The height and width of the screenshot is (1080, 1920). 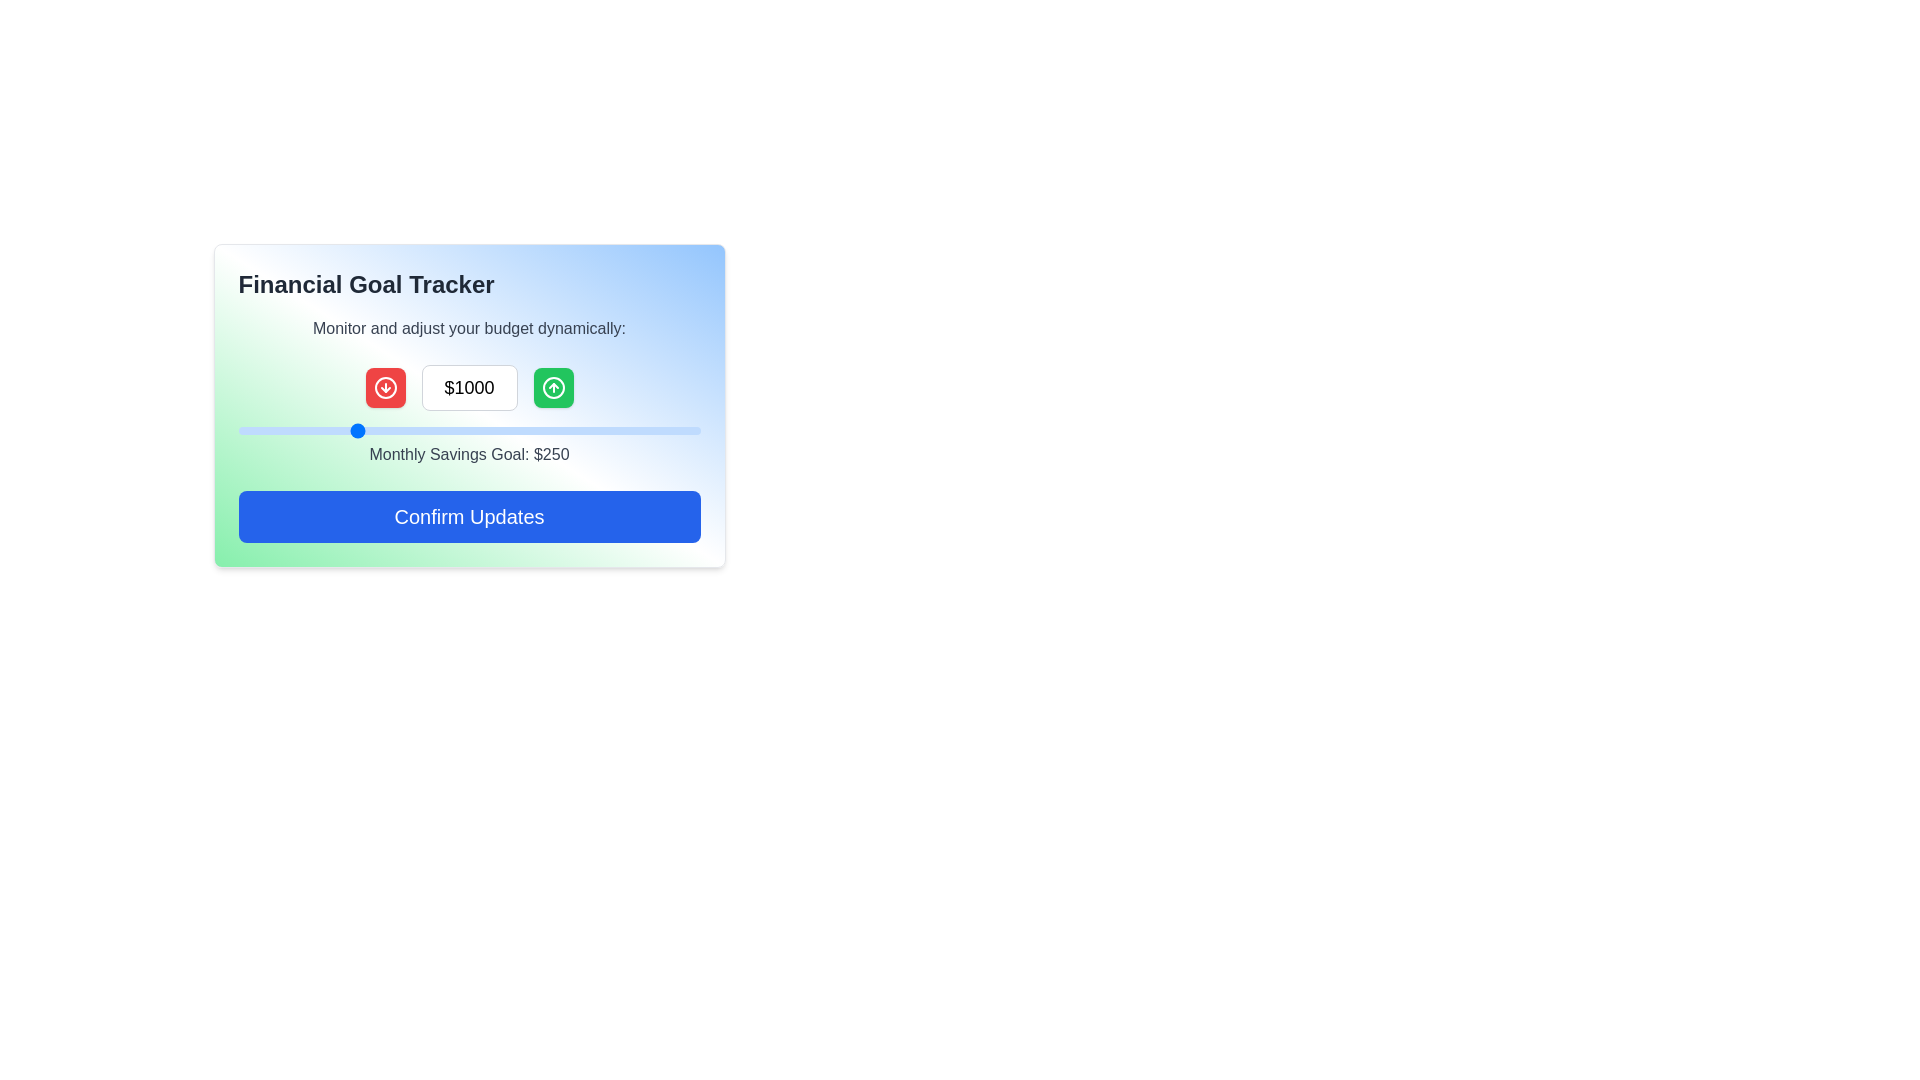 I want to click on the monthly savings goal, so click(x=513, y=430).